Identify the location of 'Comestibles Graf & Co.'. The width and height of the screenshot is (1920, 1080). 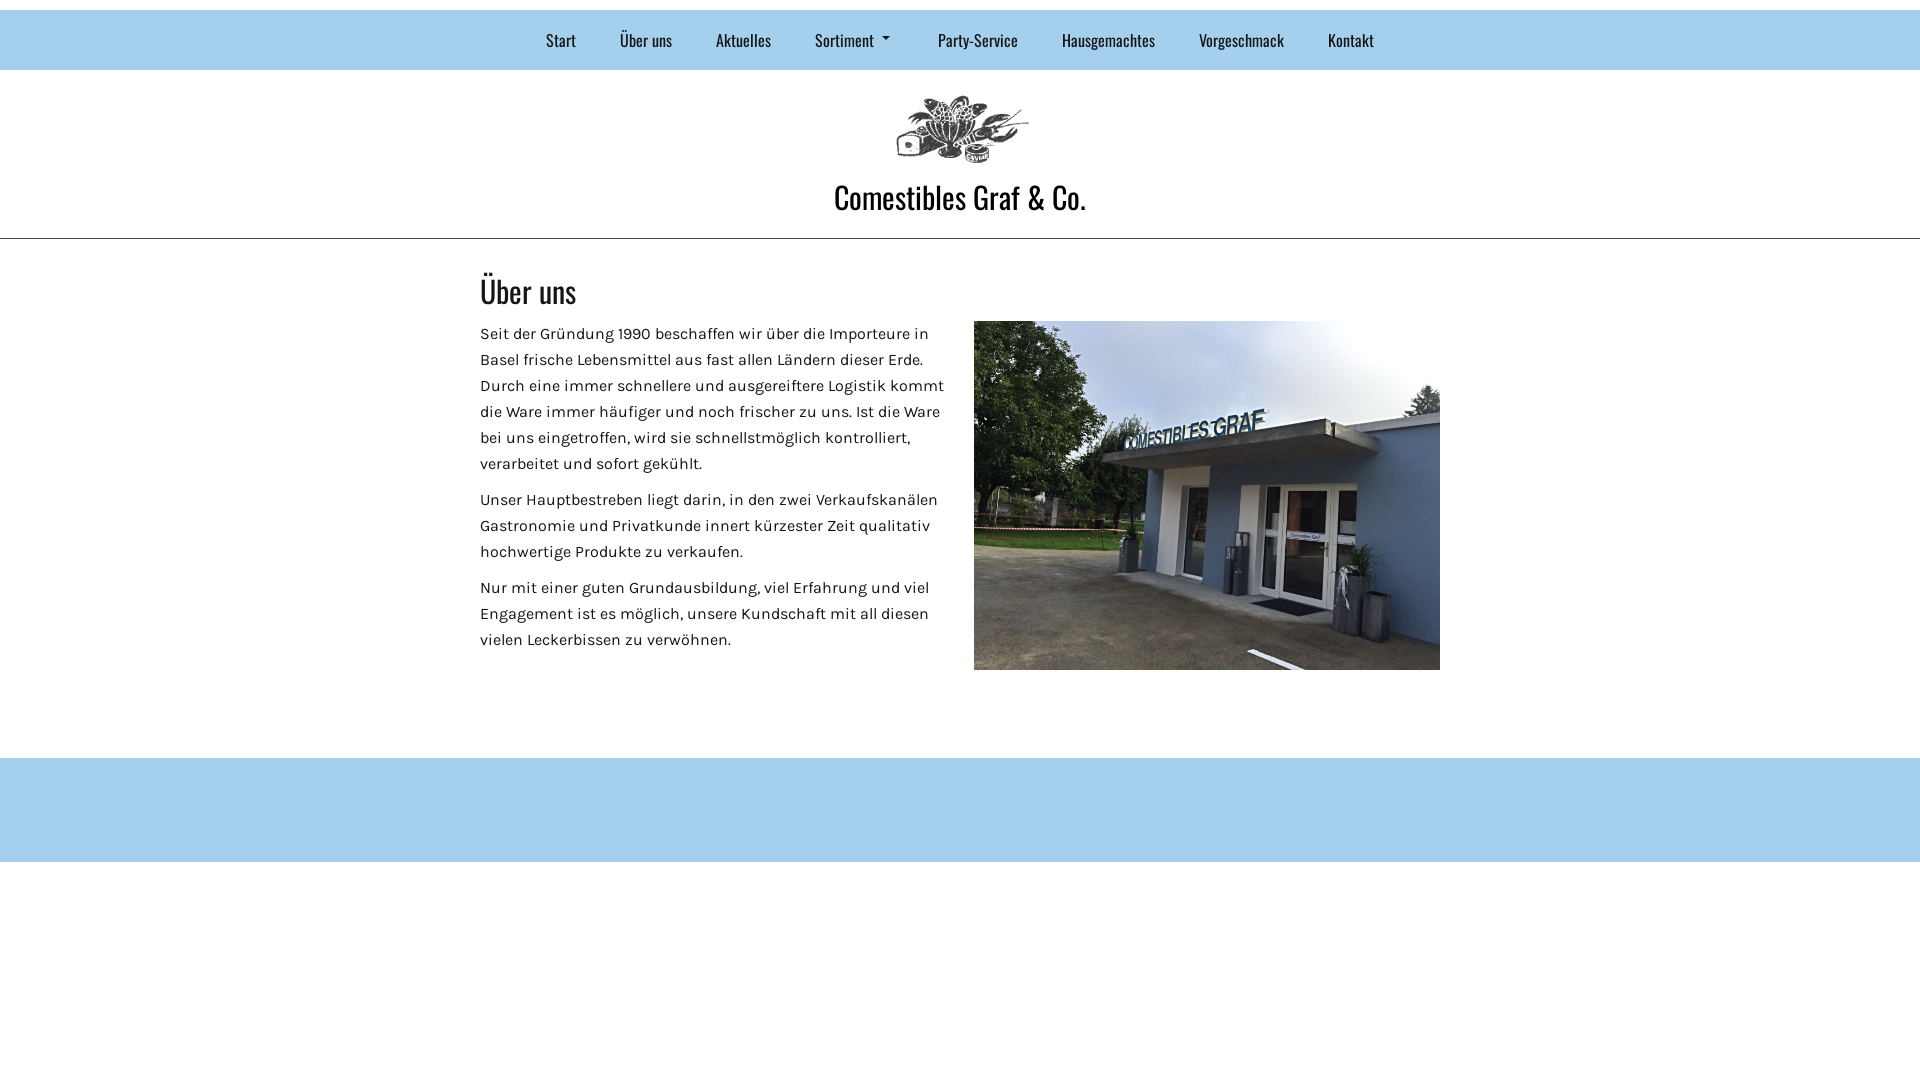
(960, 195).